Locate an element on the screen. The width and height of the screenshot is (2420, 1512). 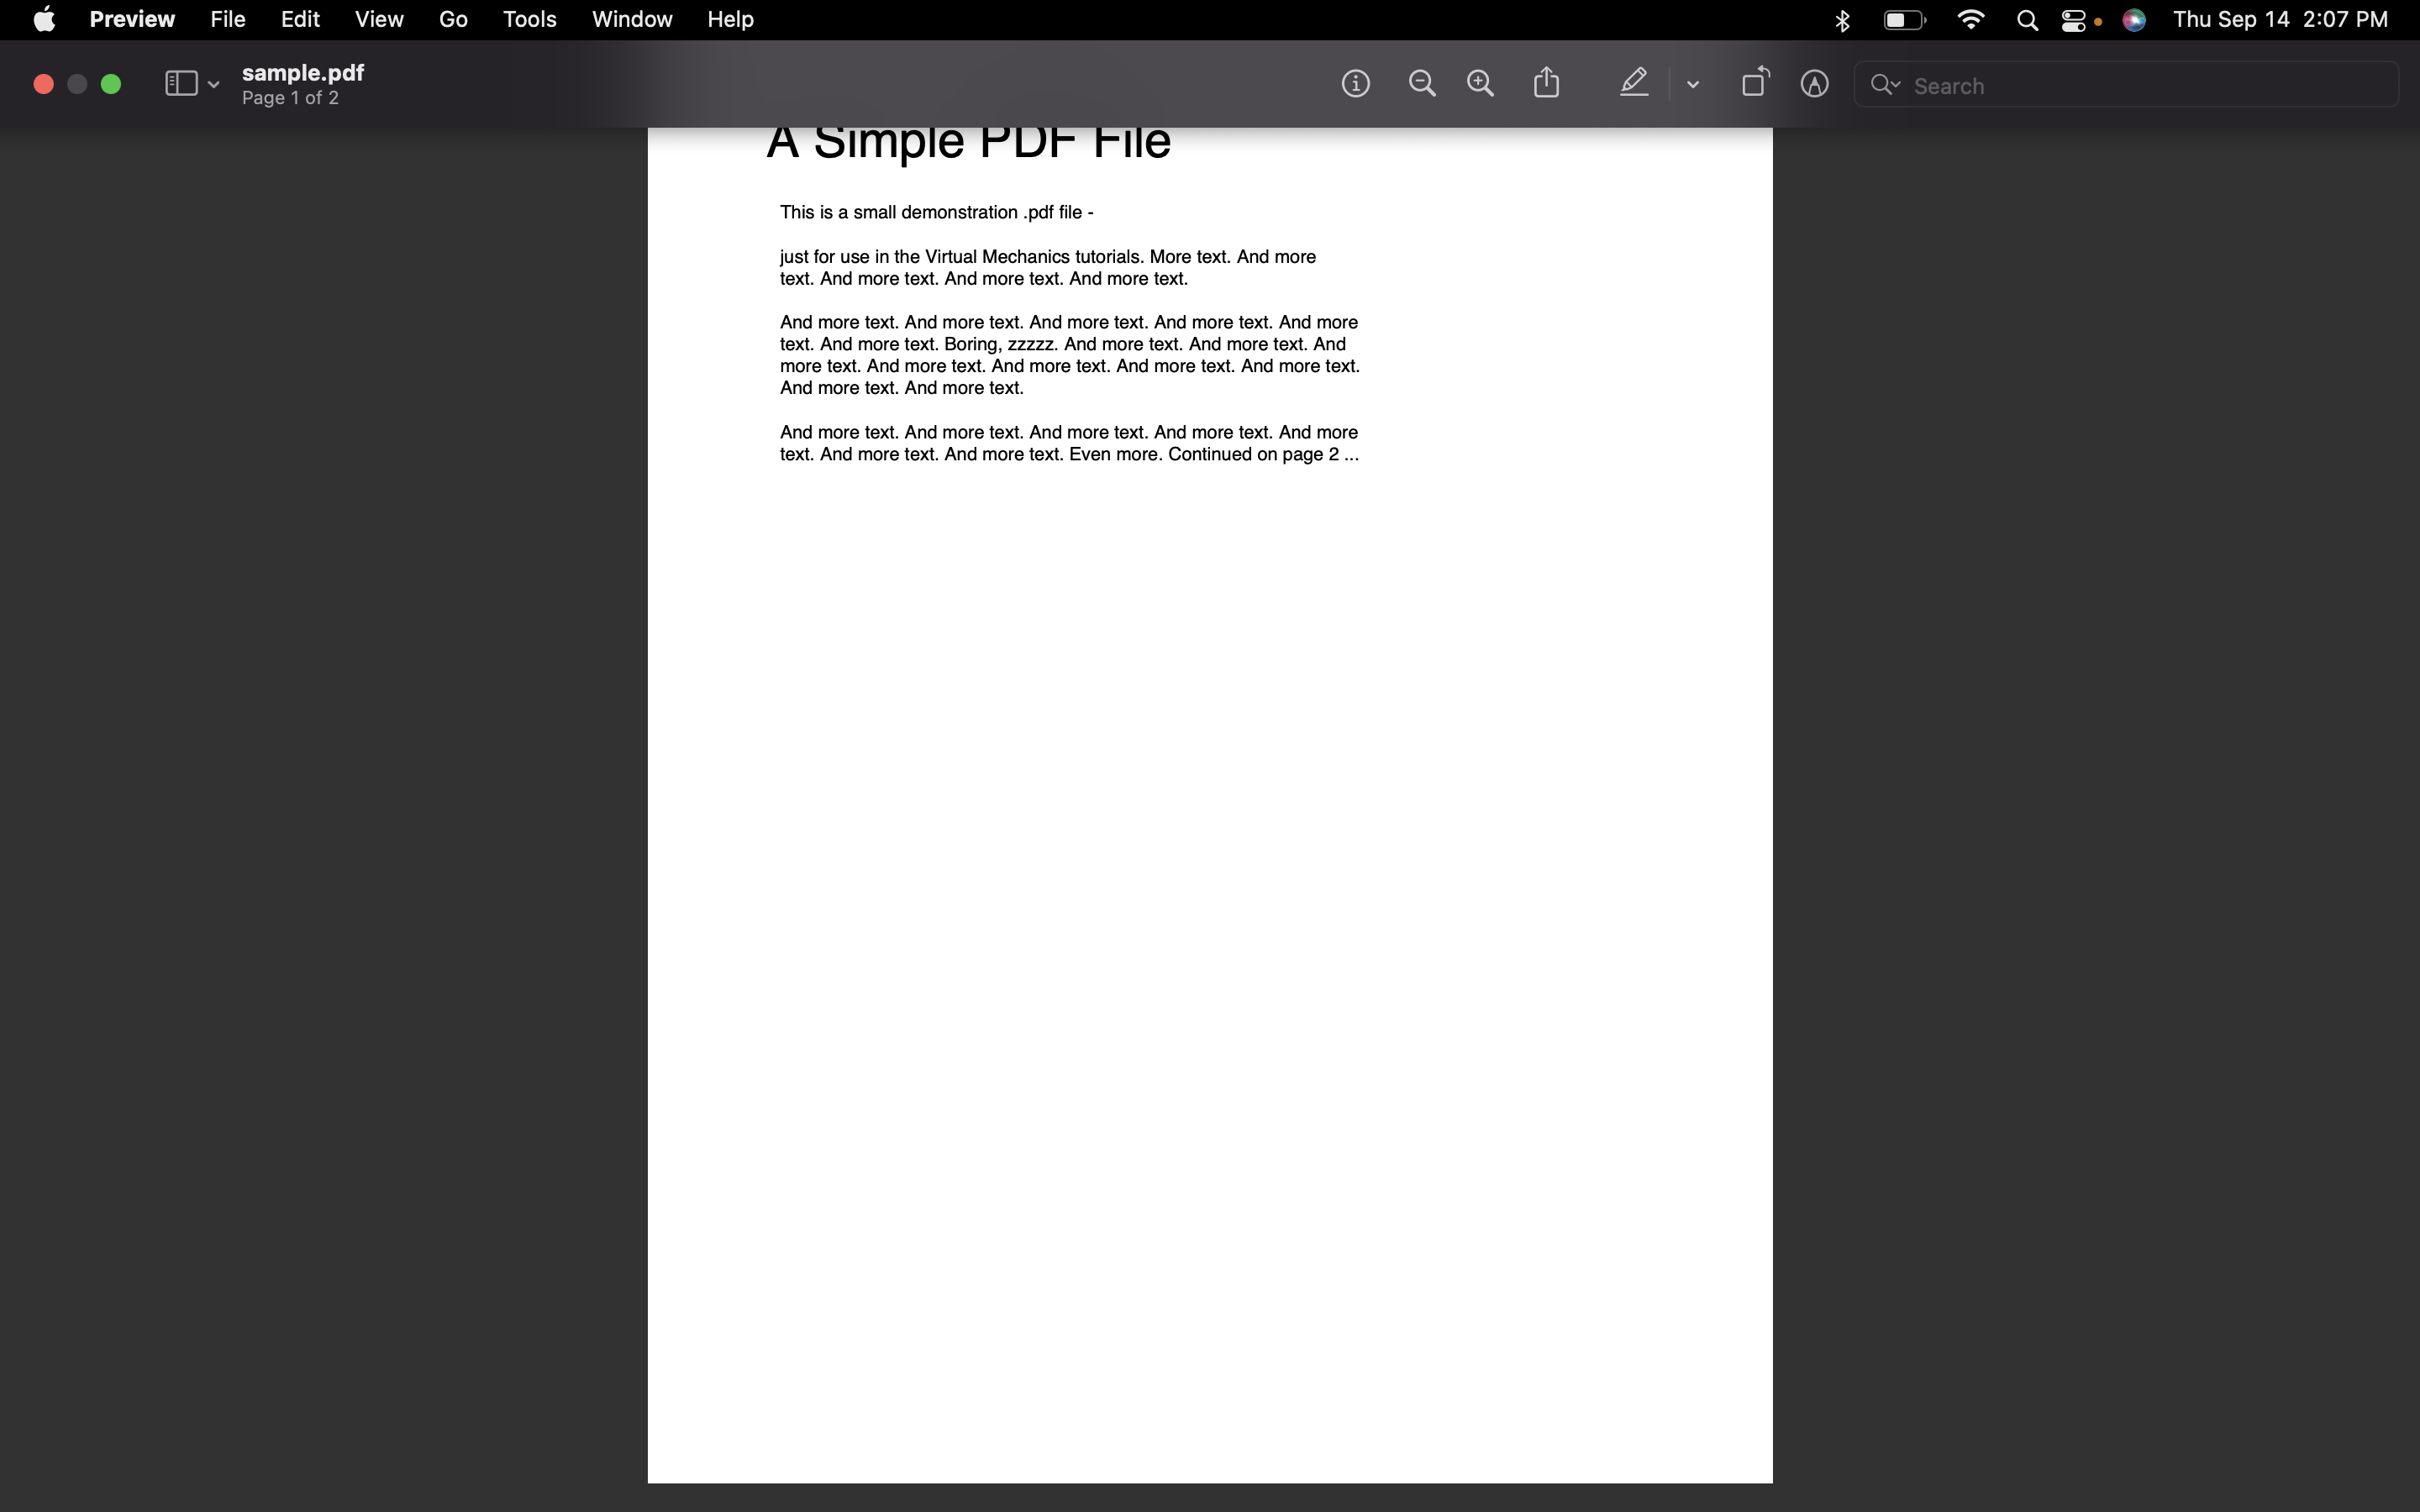
Scroll down to view the subsequent page is located at coordinates (3500530, 1471932).